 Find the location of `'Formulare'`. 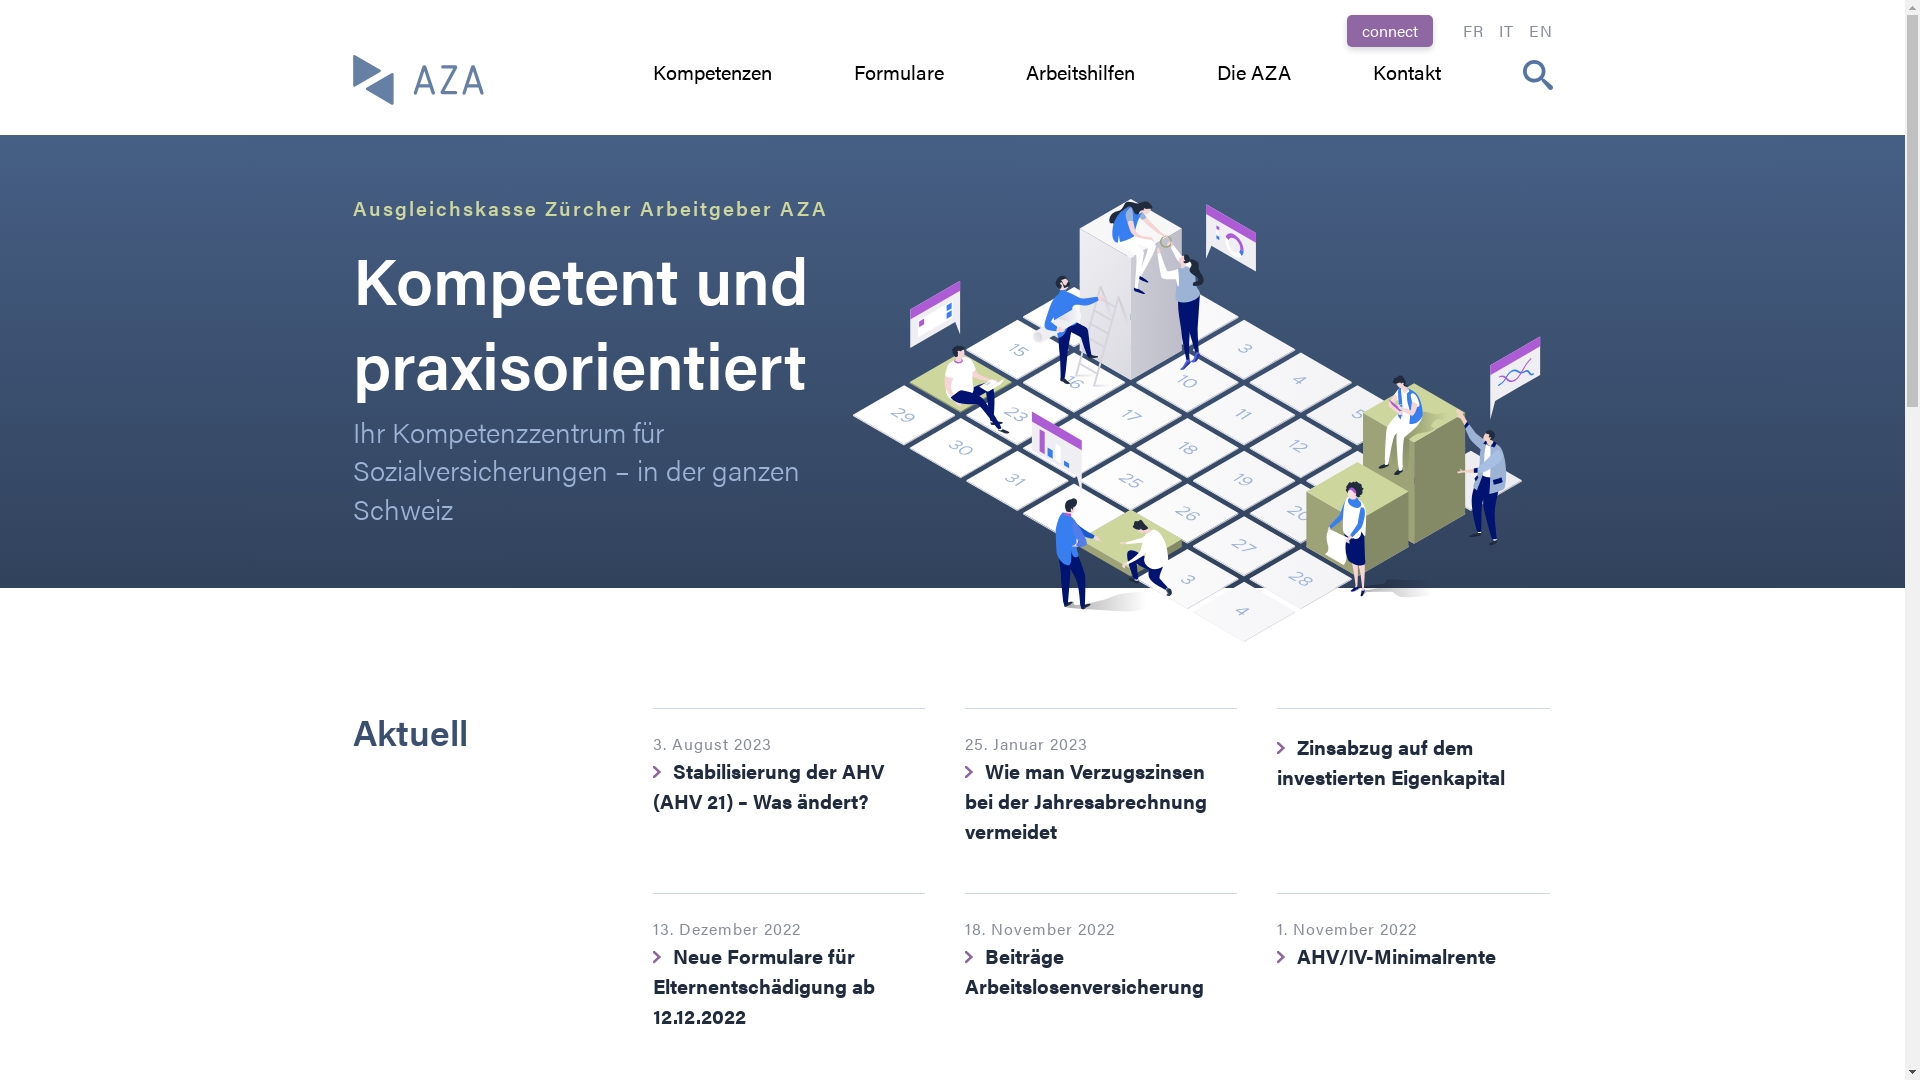

'Formulare' is located at coordinates (897, 71).